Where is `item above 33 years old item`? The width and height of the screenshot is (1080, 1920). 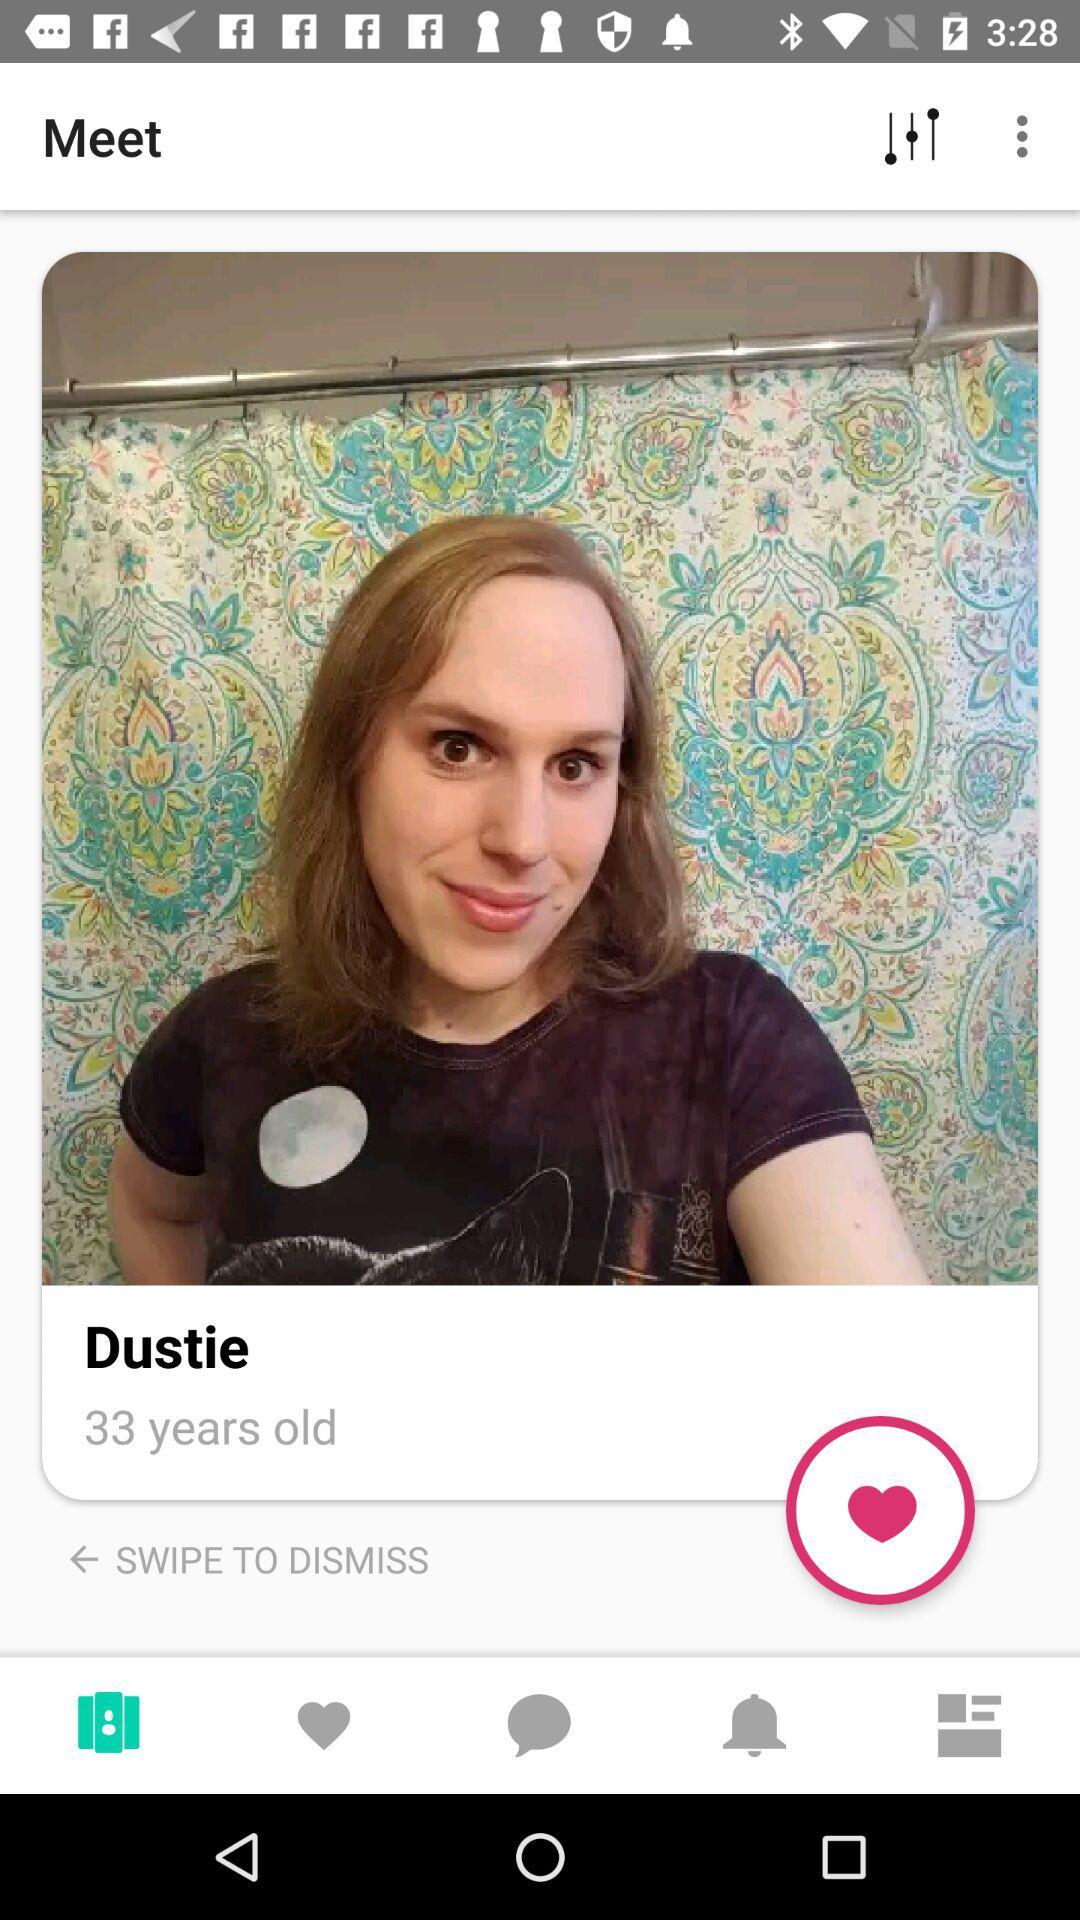 item above 33 years old item is located at coordinates (165, 1345).